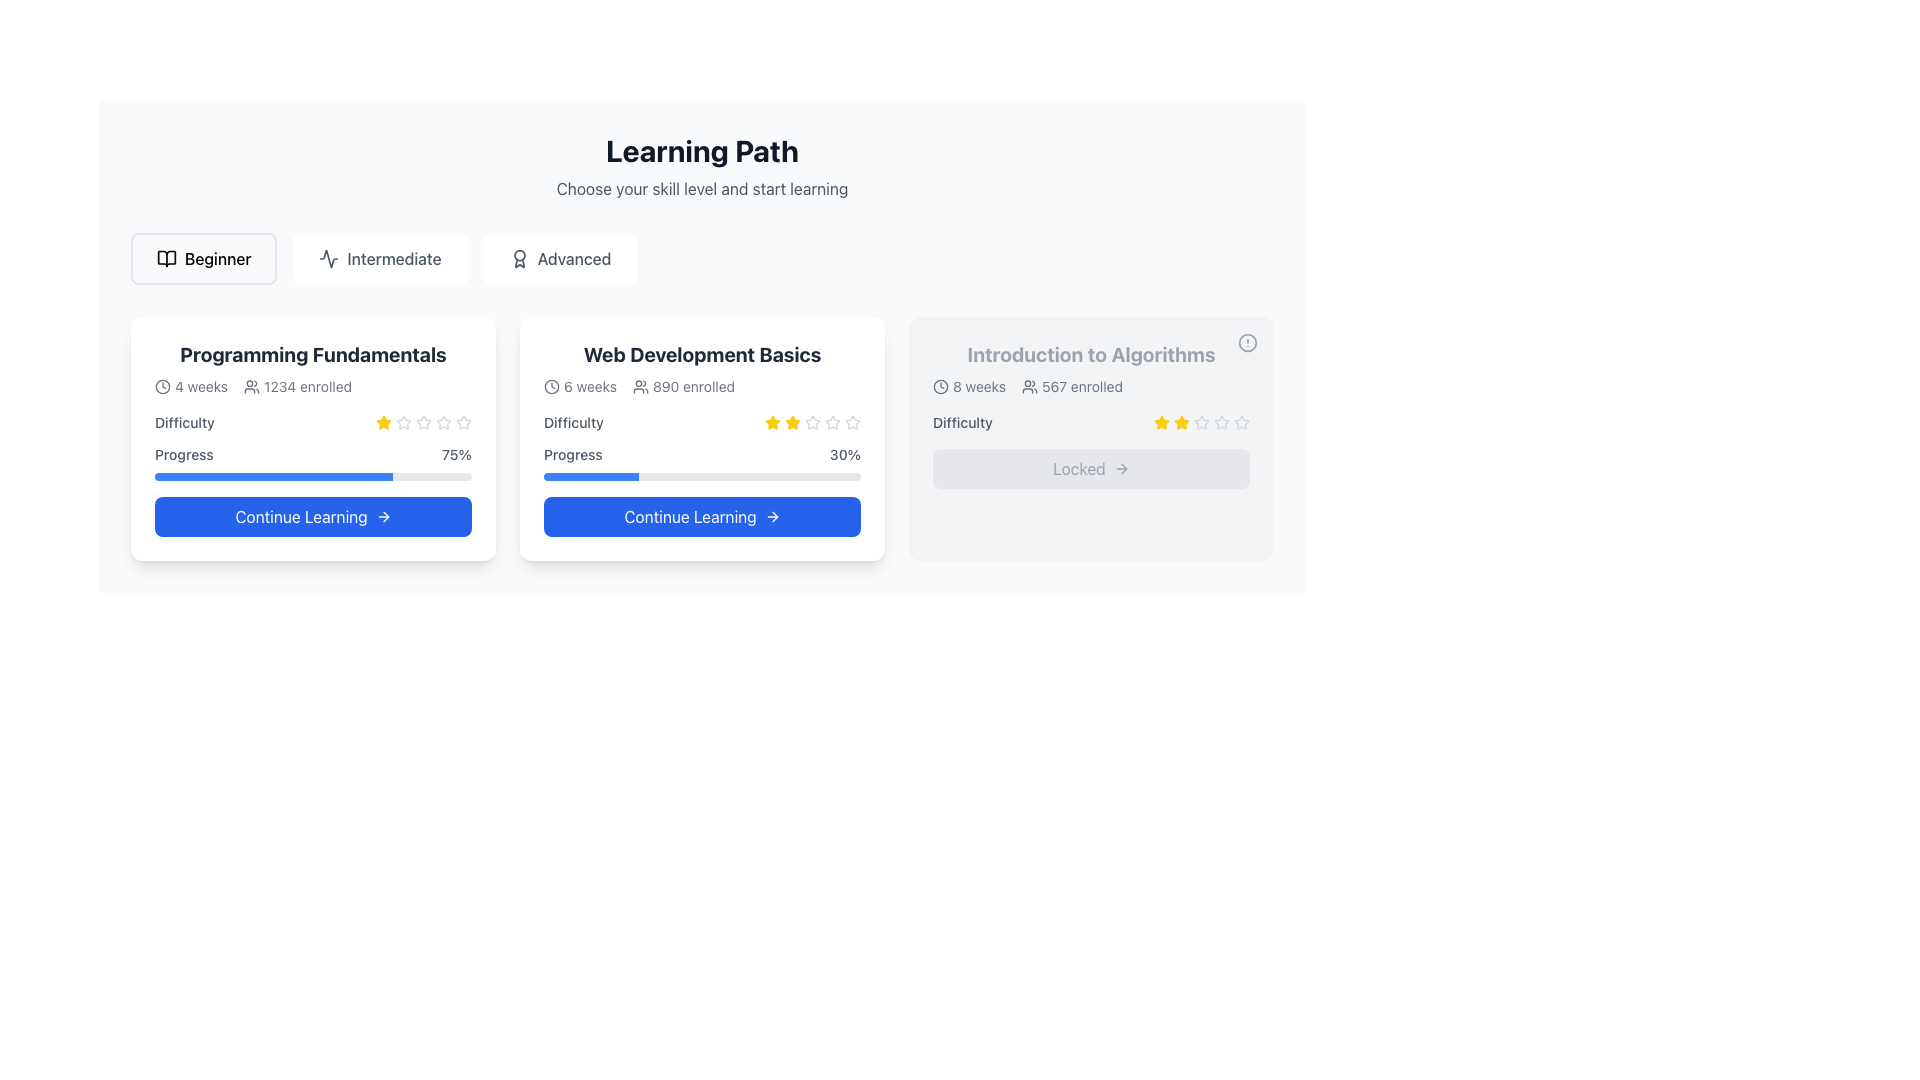 The width and height of the screenshot is (1920, 1080). I want to click on the filled portion of the progress bar, which is a blue rectangular bar indicating 30% progress within the progress bar of the 'Web Development Basics' card, so click(590, 477).